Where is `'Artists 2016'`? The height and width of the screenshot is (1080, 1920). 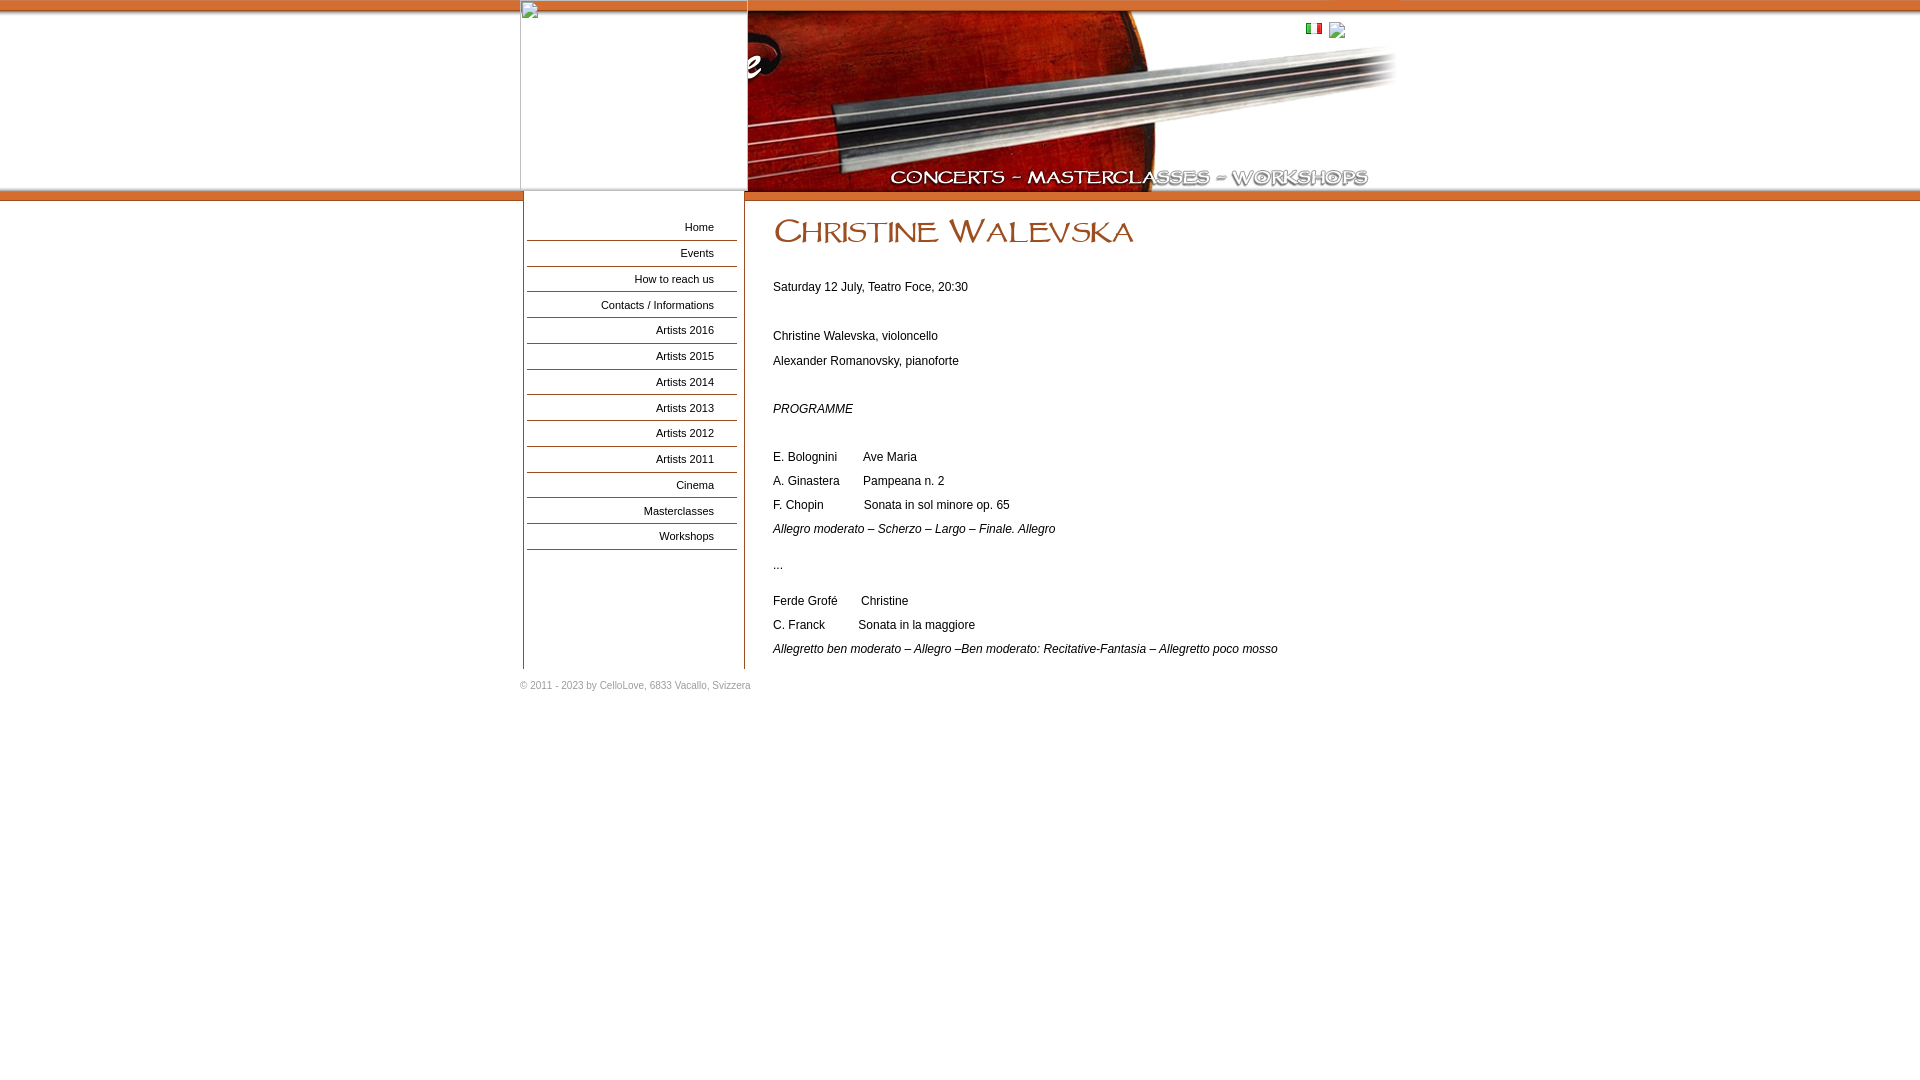 'Artists 2016' is located at coordinates (631, 330).